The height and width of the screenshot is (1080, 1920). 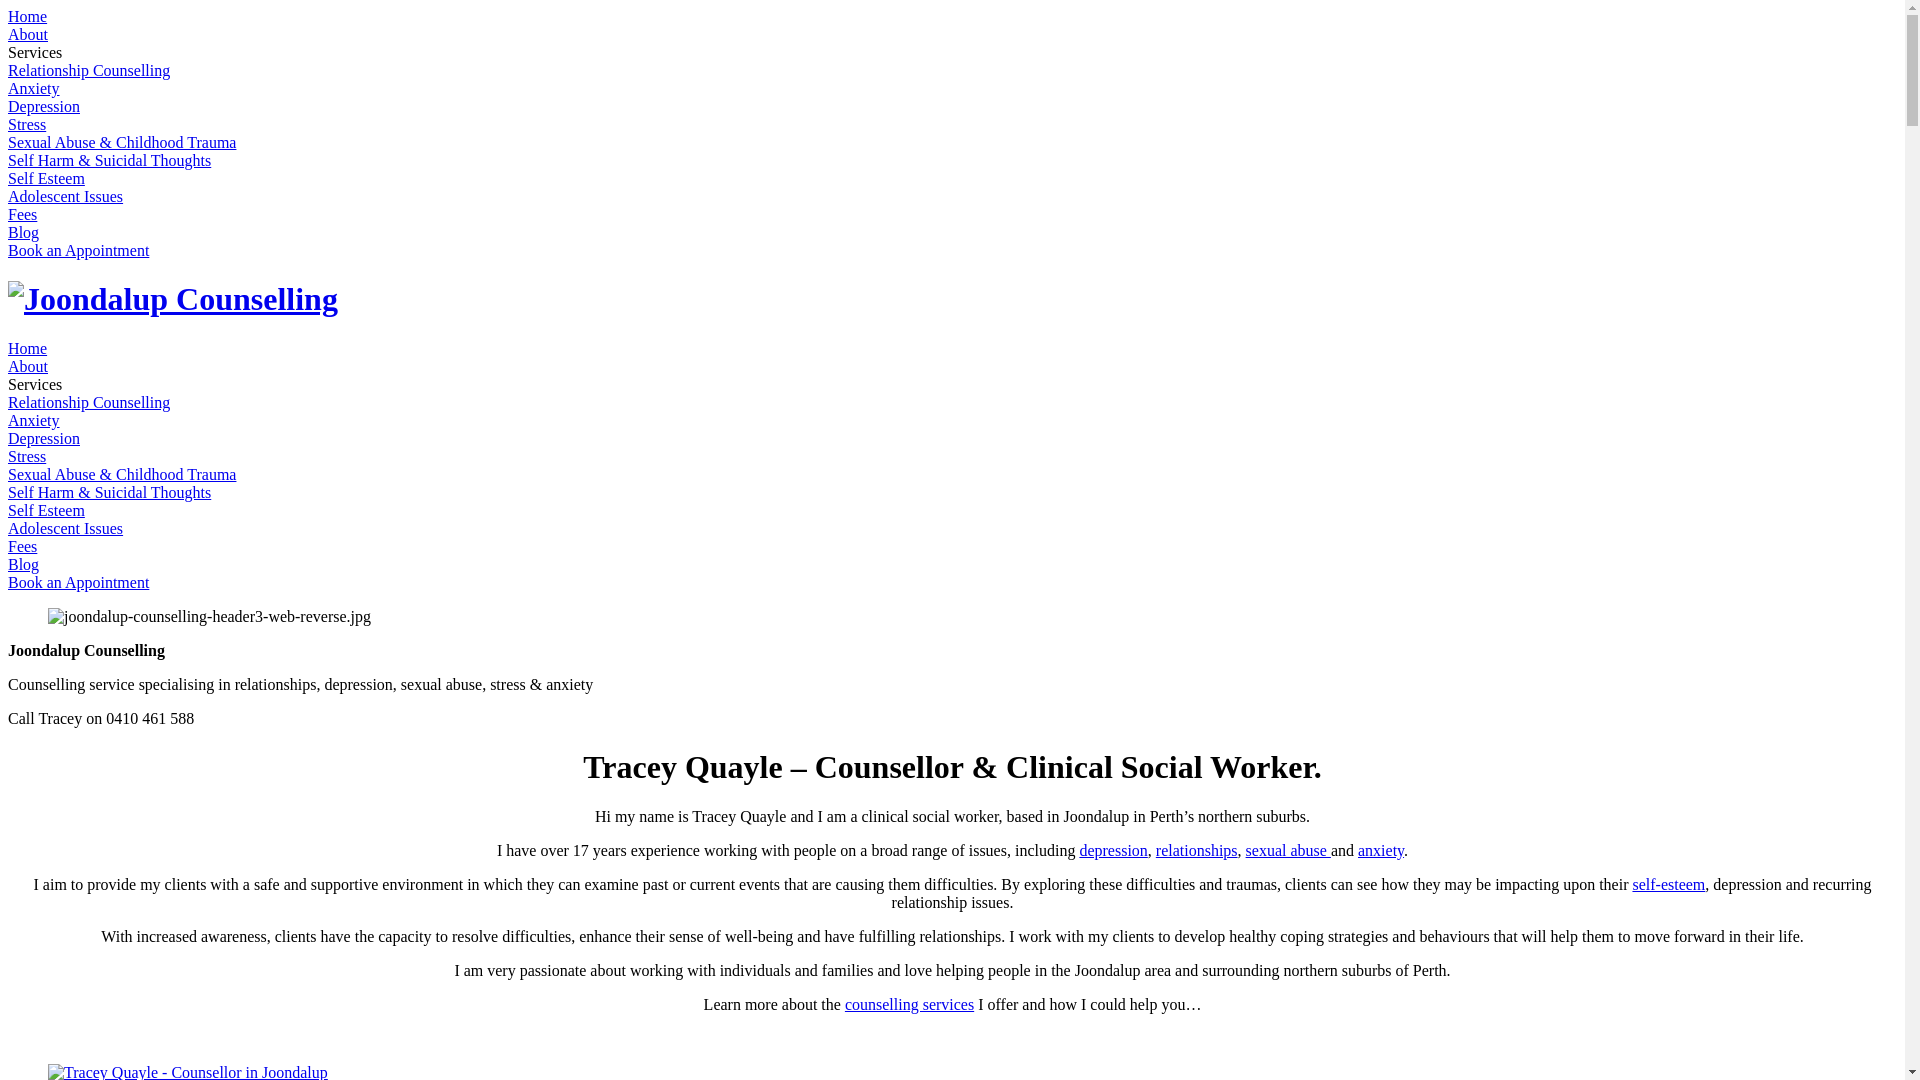 What do you see at coordinates (27, 347) in the screenshot?
I see `'Home'` at bounding box center [27, 347].